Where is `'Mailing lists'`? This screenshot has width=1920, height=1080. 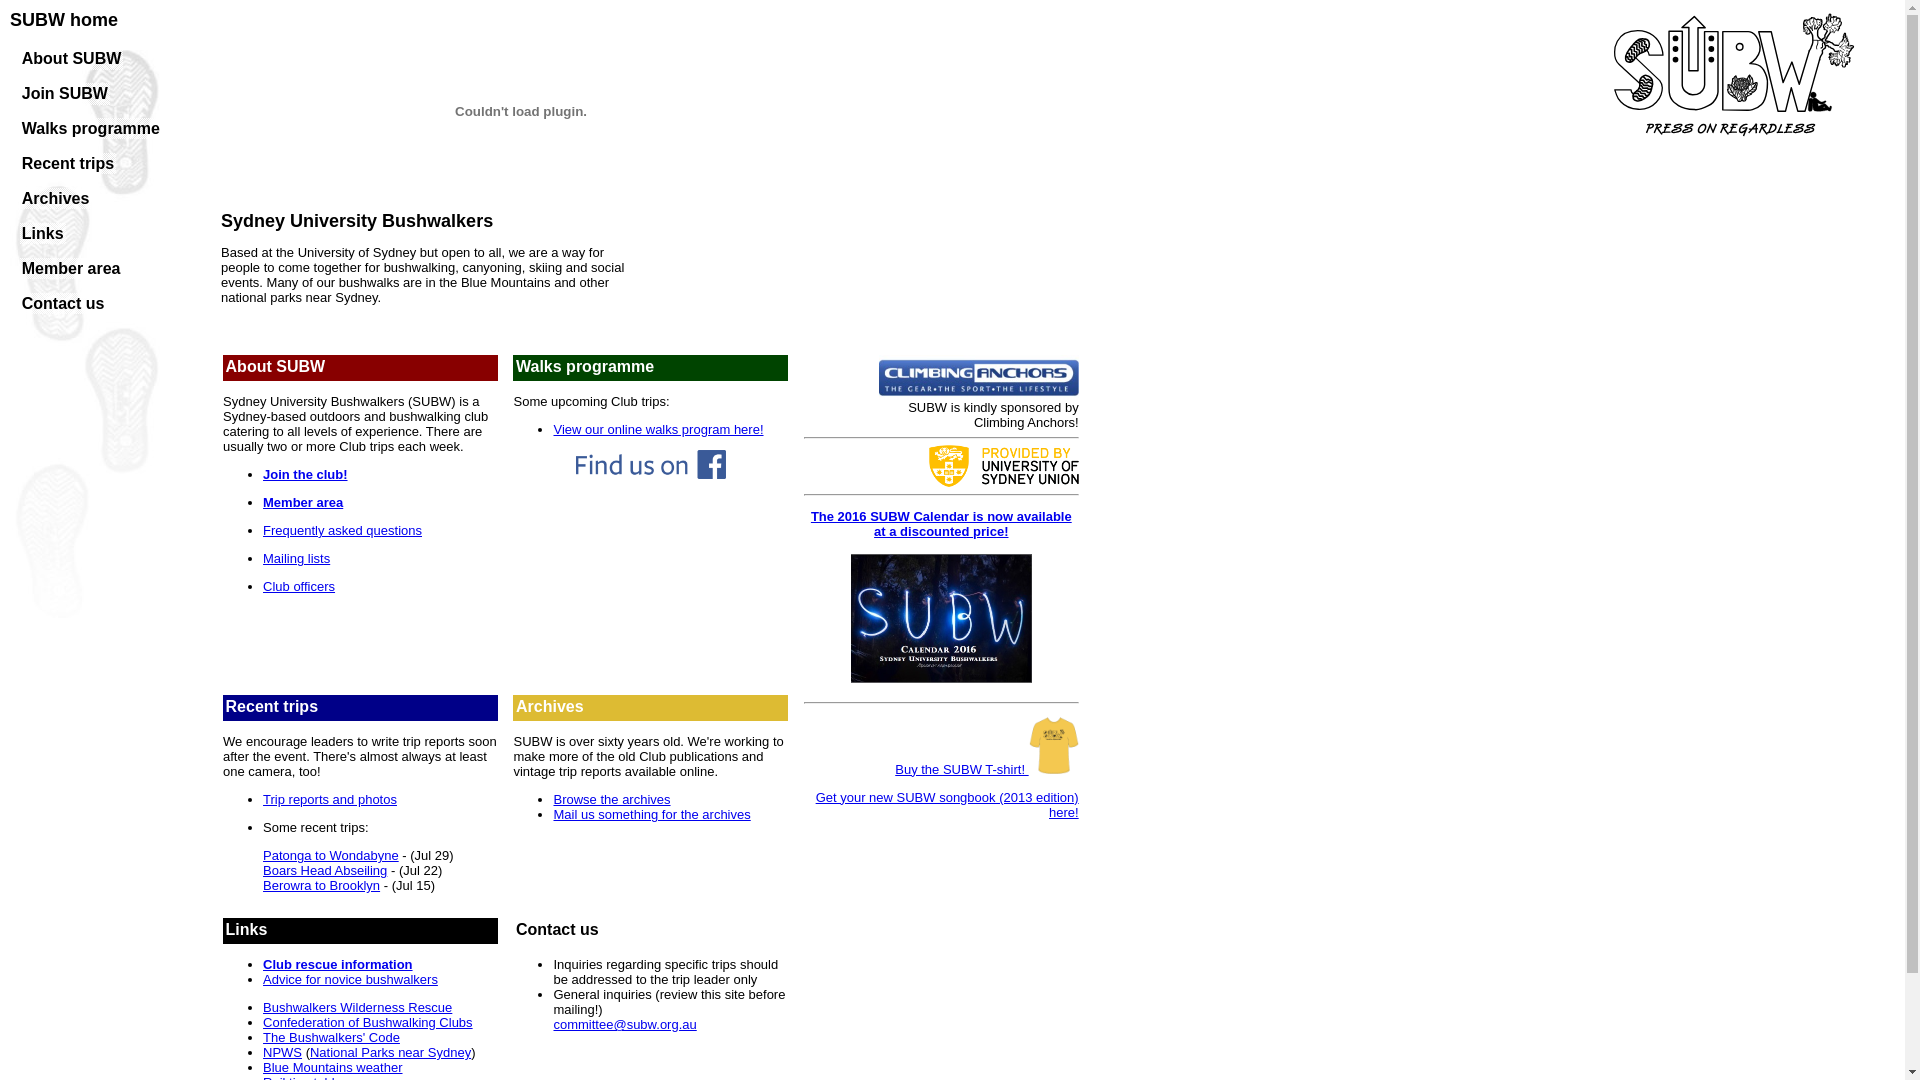 'Mailing lists' is located at coordinates (262, 558).